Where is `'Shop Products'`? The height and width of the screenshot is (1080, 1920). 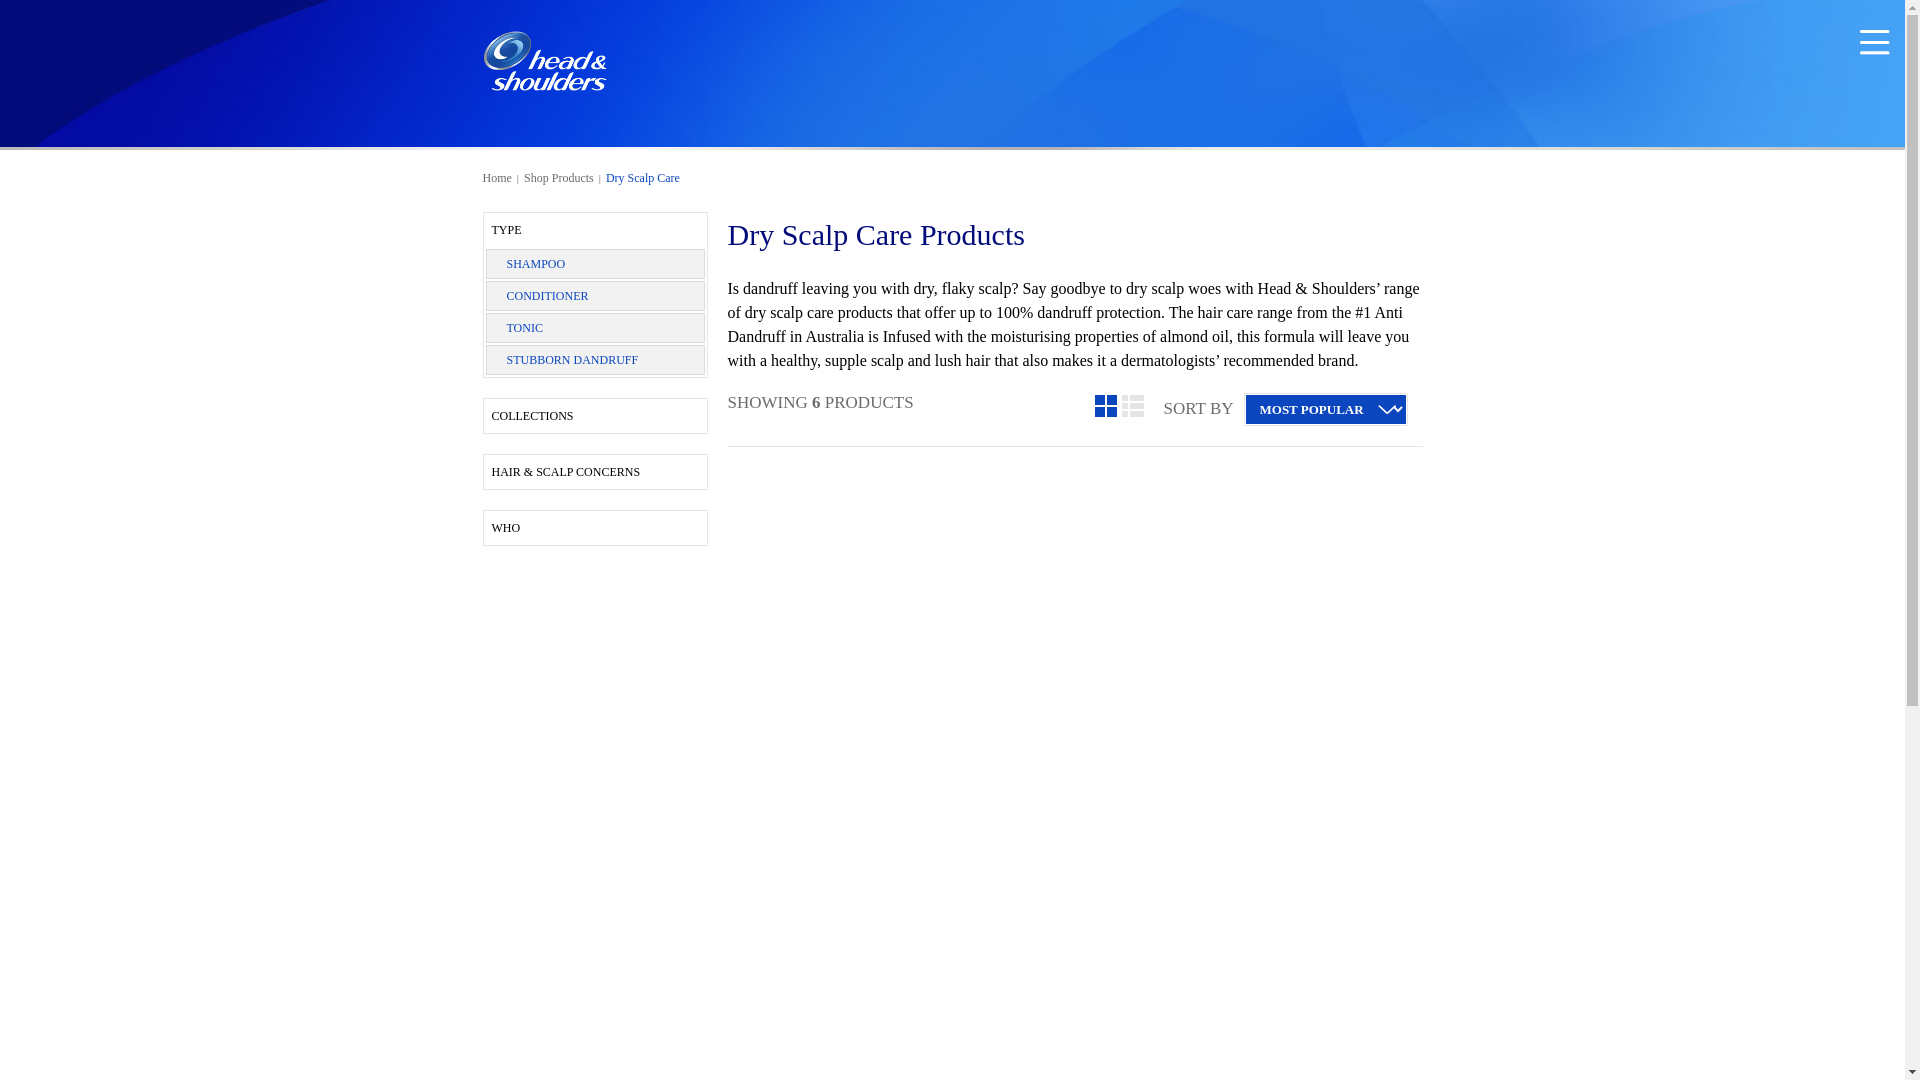
'Shop Products' is located at coordinates (558, 176).